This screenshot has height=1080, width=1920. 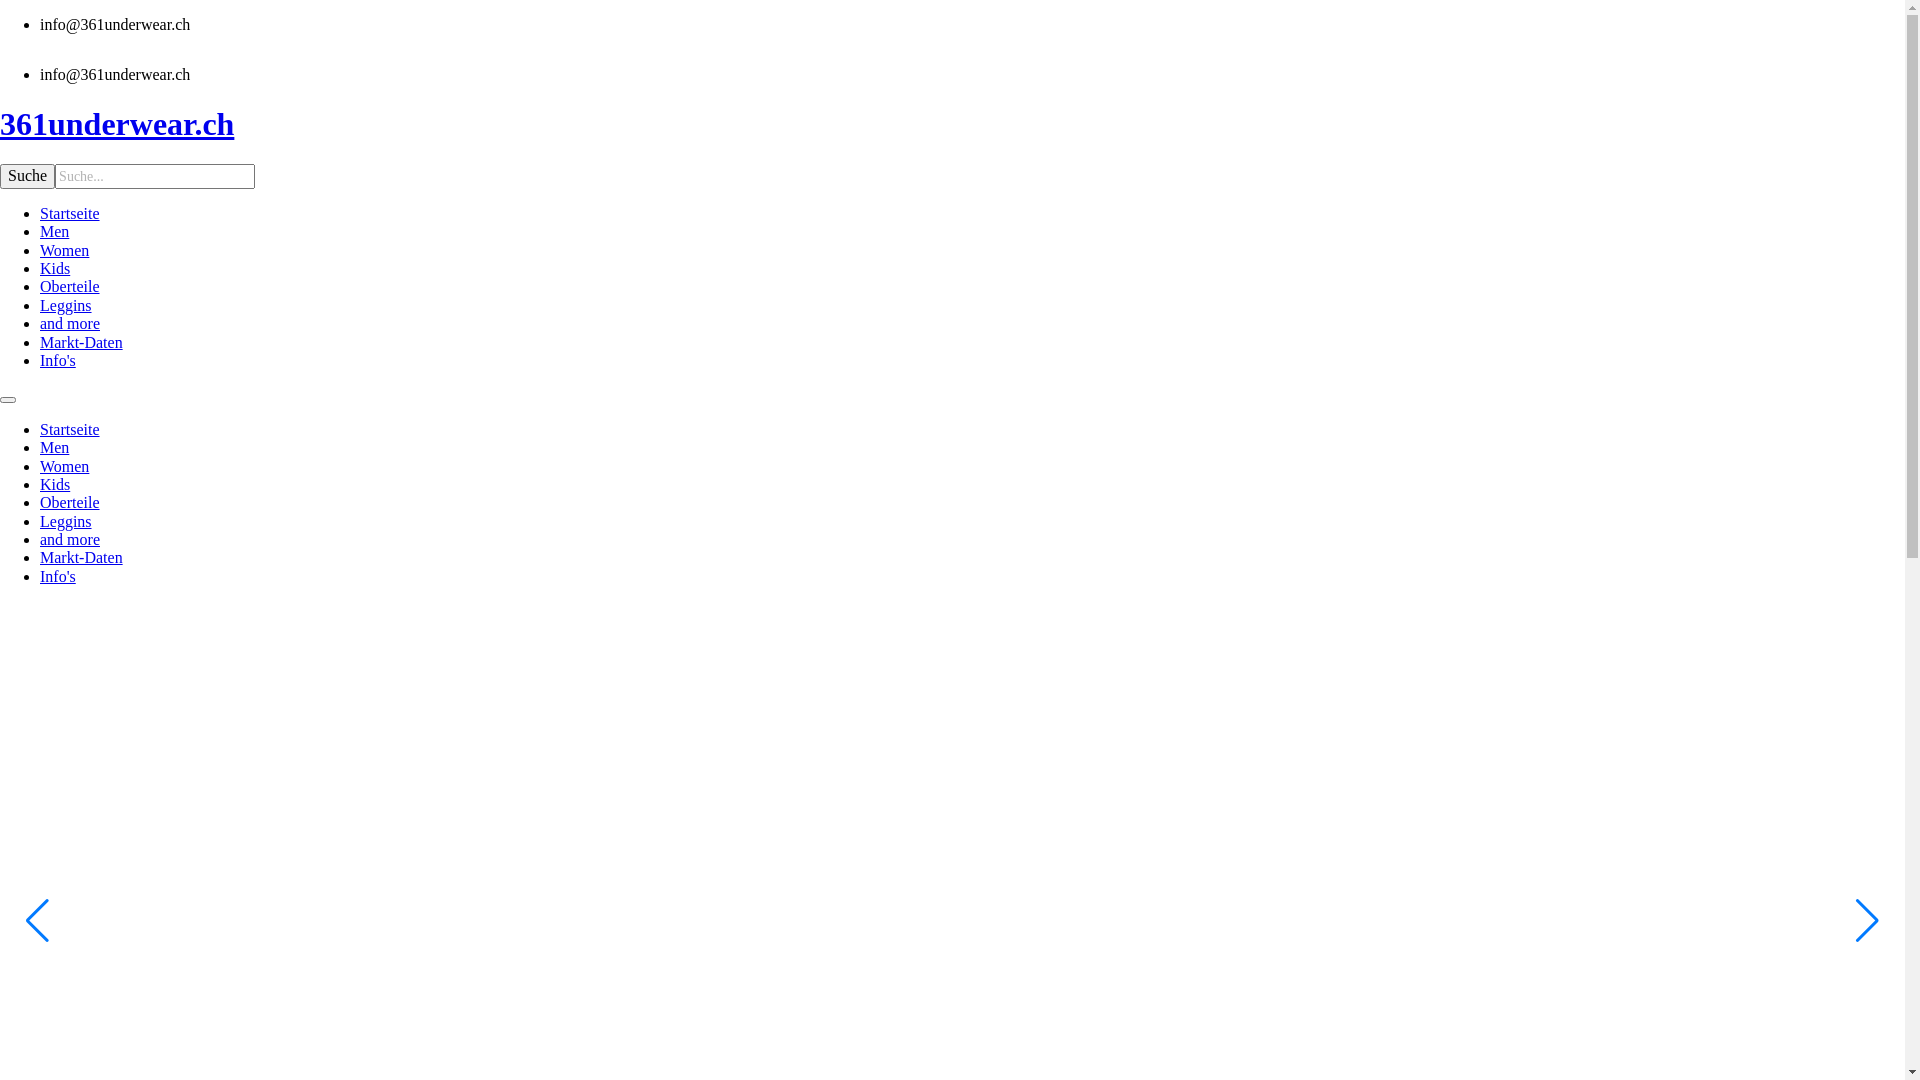 I want to click on 'Kids', so click(x=54, y=484).